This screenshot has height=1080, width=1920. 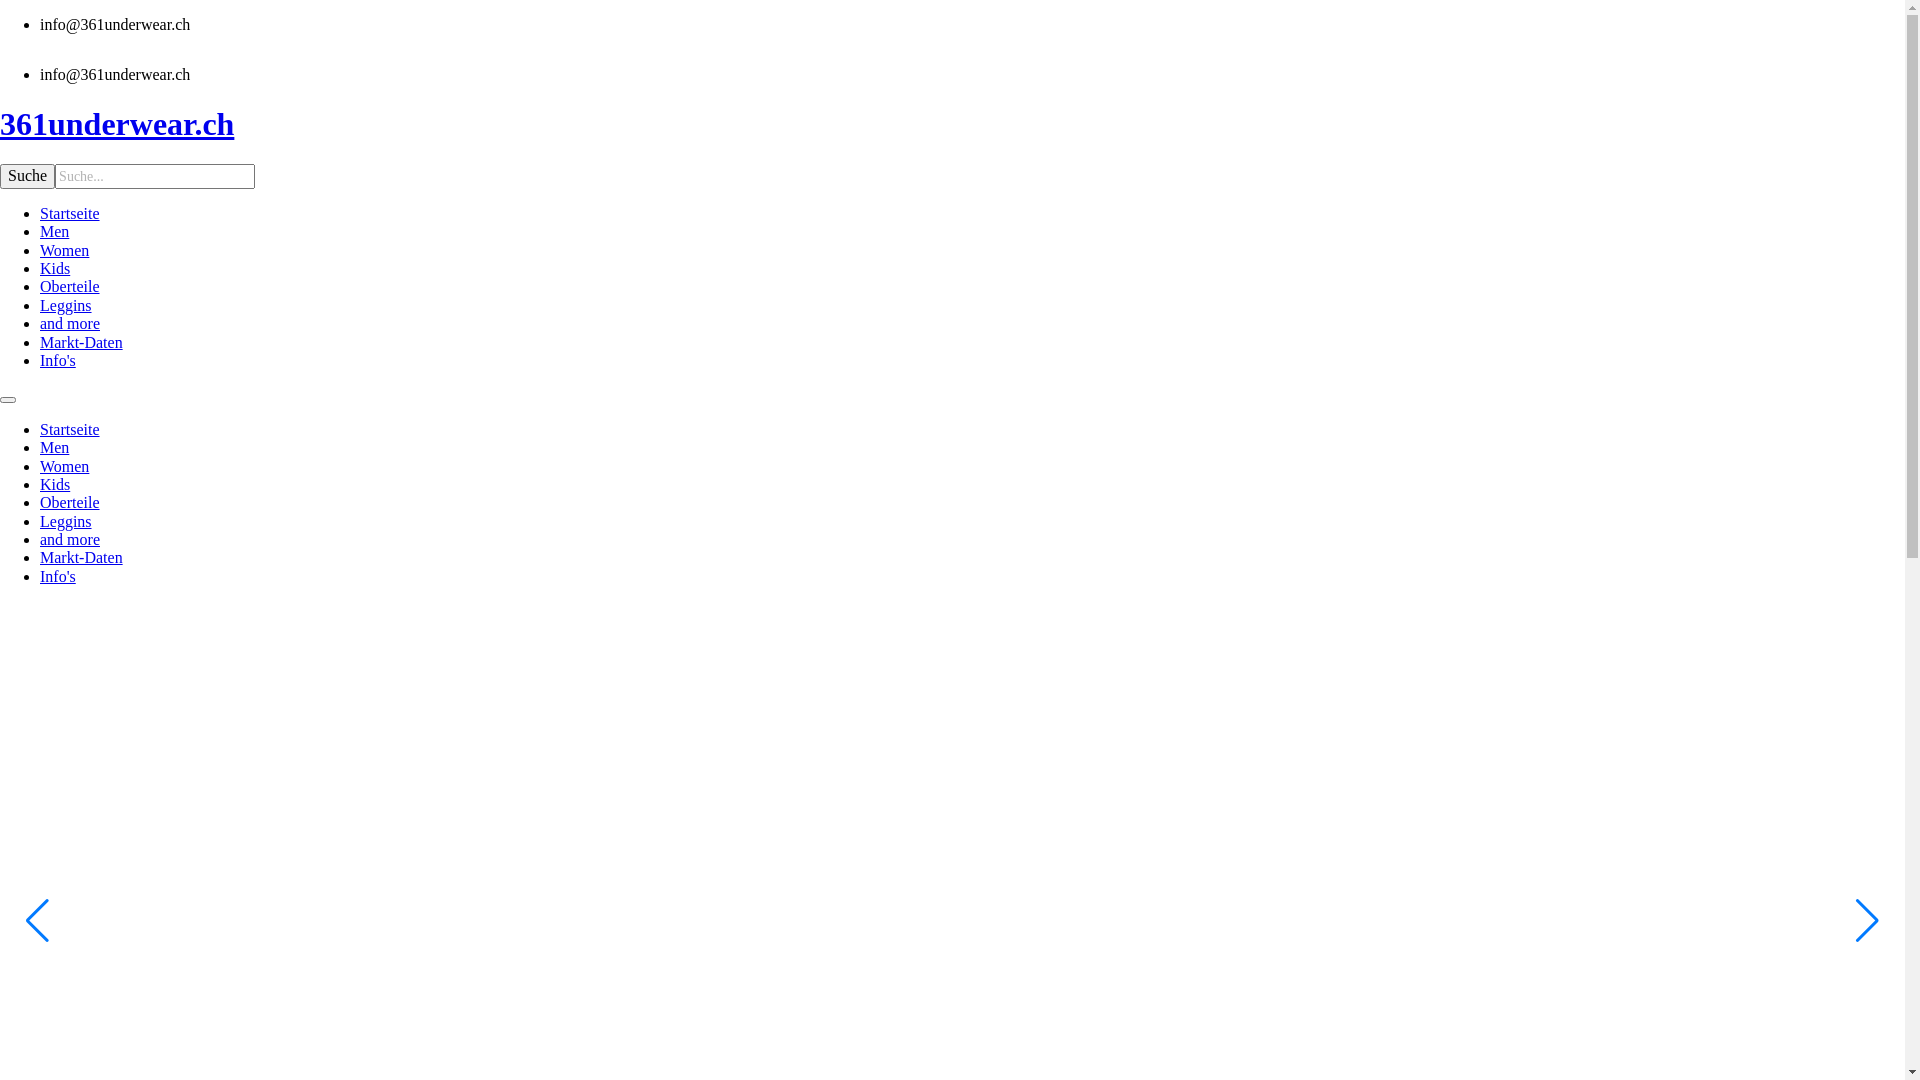 I want to click on 'Kids', so click(x=54, y=484).